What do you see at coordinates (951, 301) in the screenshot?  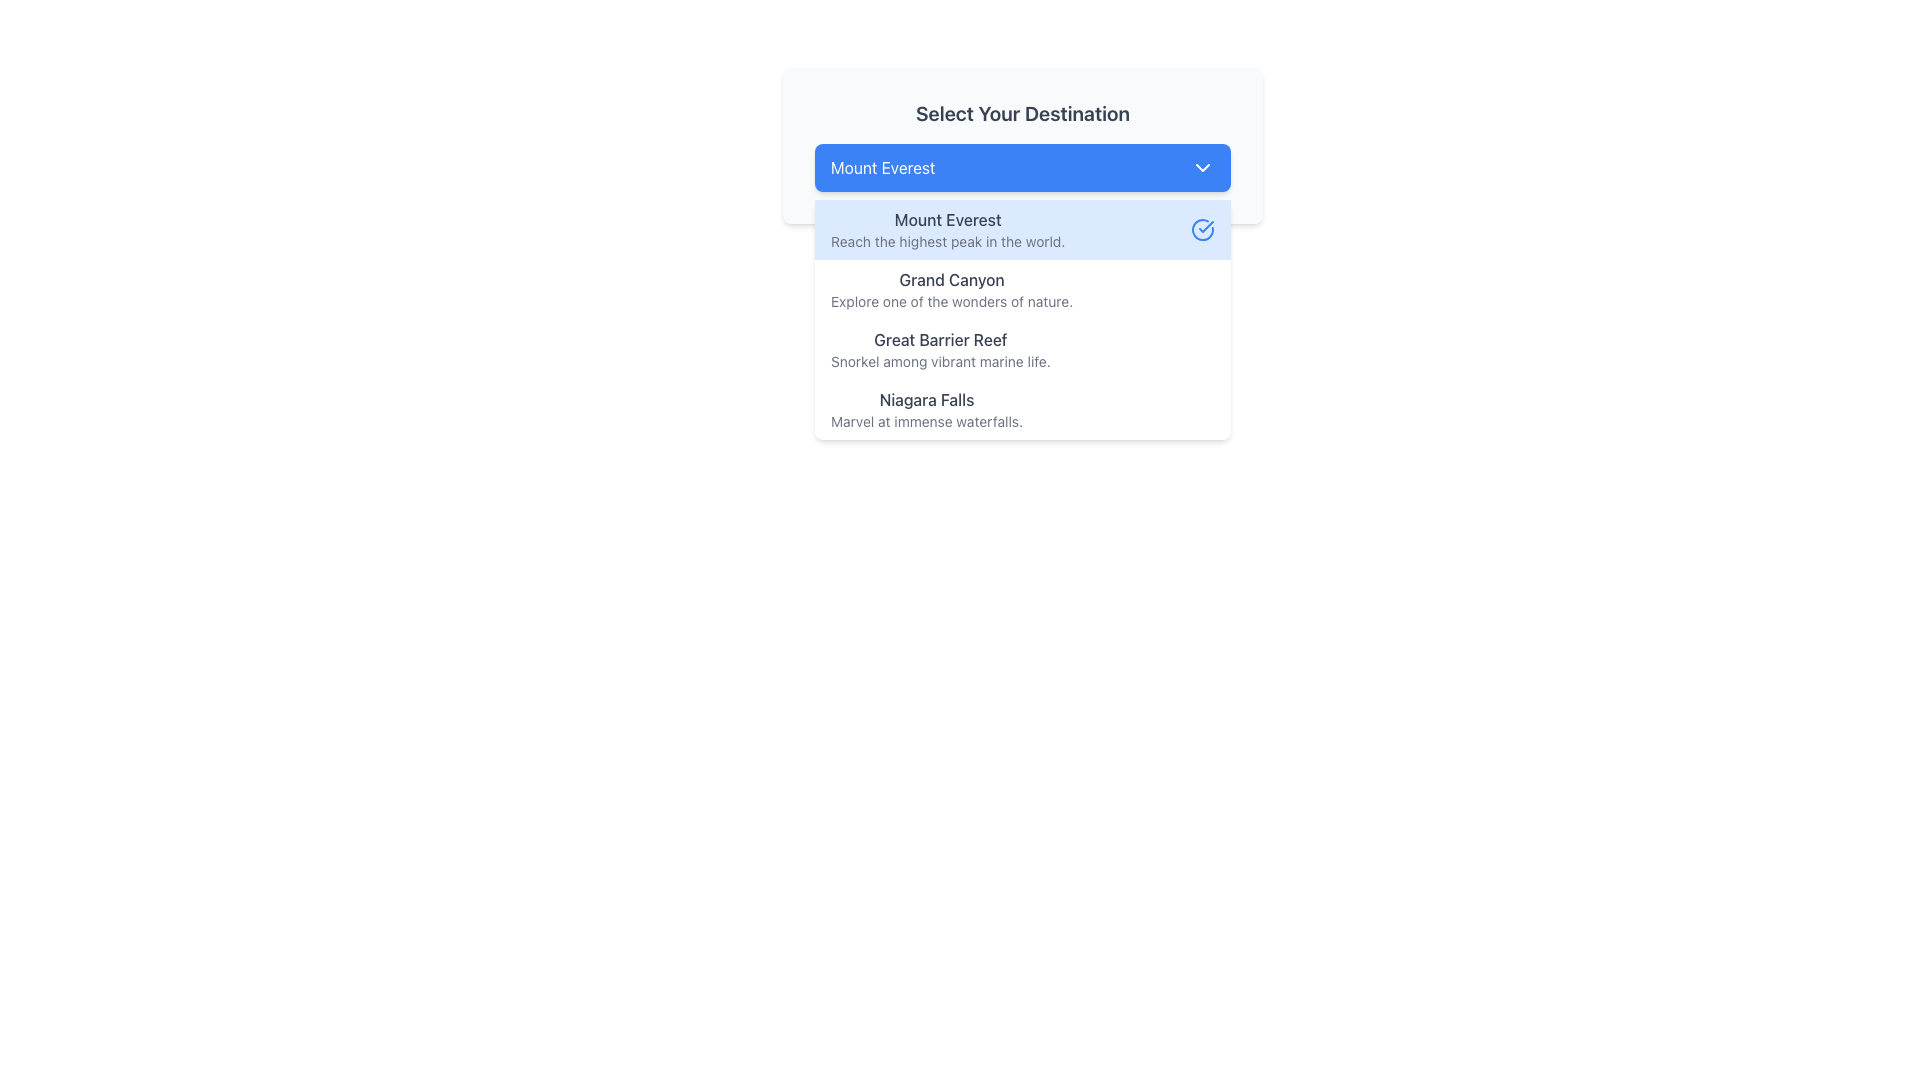 I see `the static descriptive text reading 'Explore one of the wonders of nature.' located under the 'Grand Canyon' heading in the dropdown menu` at bounding box center [951, 301].